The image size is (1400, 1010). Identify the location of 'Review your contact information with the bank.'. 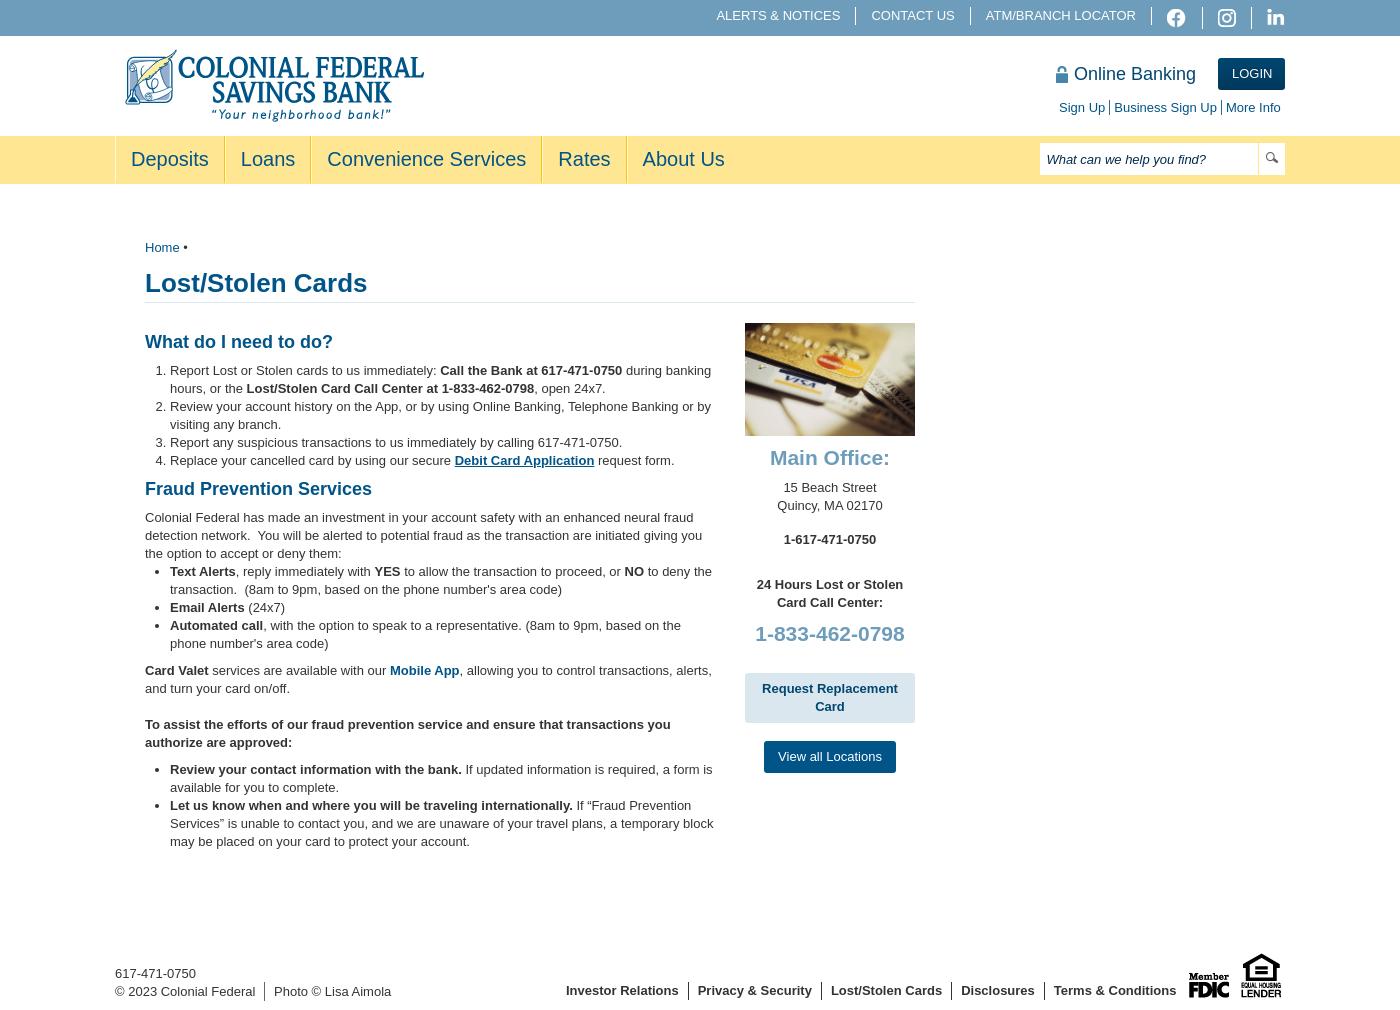
(169, 769).